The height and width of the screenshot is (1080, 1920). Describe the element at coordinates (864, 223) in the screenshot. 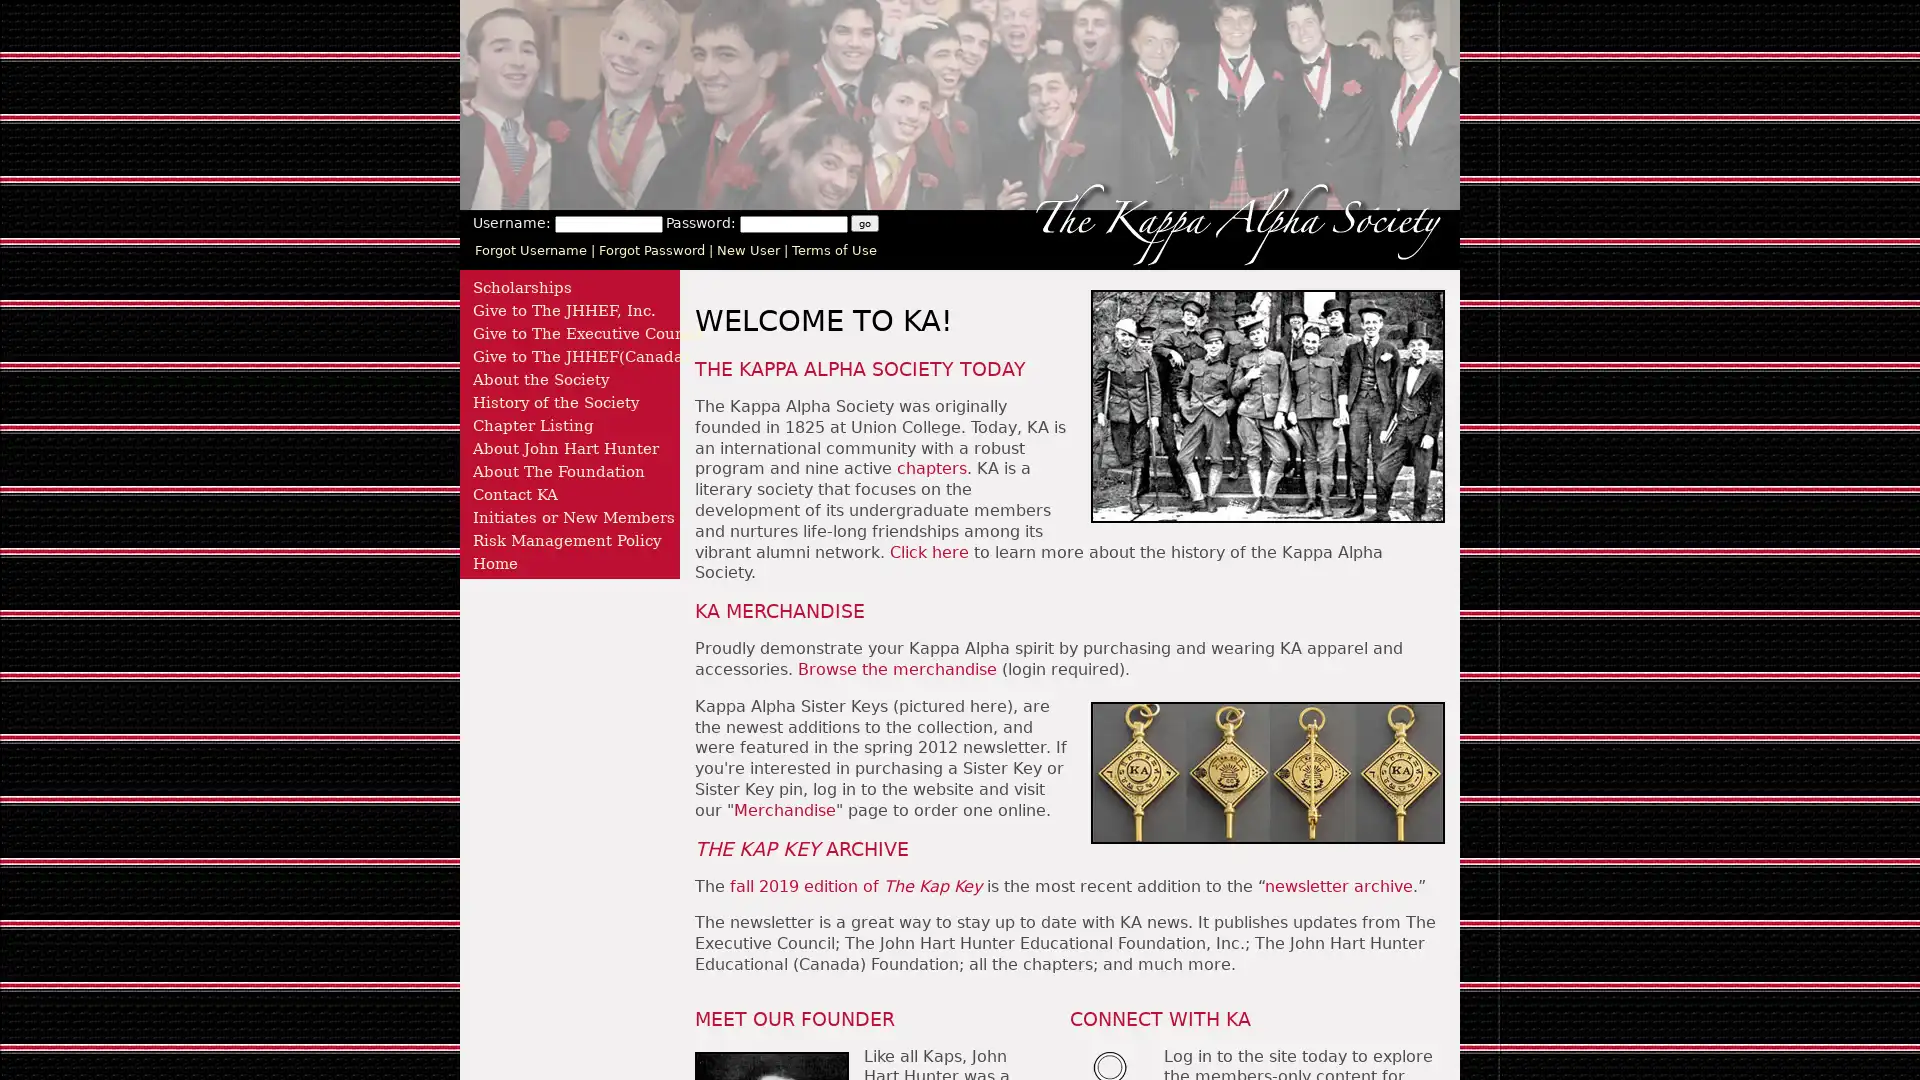

I see `go` at that location.